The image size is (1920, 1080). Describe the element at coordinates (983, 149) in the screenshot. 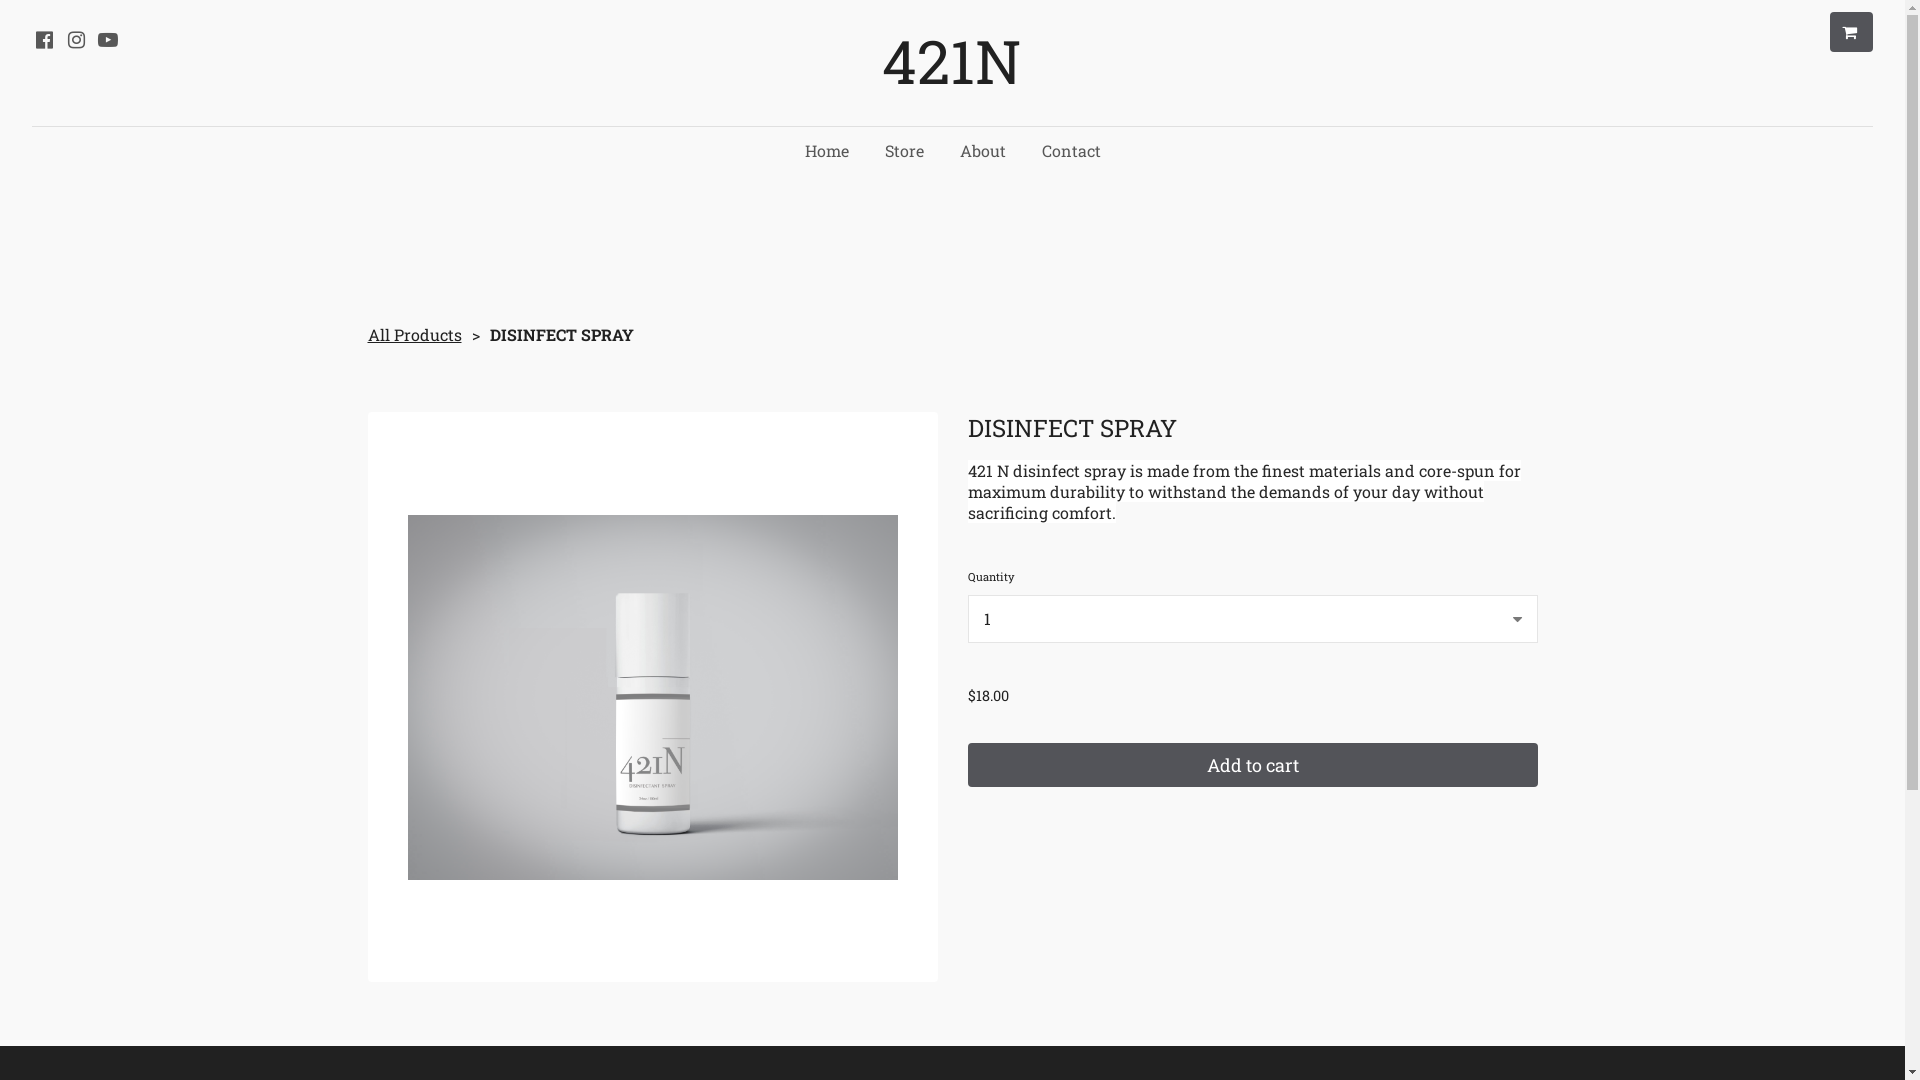

I see `'About'` at that location.